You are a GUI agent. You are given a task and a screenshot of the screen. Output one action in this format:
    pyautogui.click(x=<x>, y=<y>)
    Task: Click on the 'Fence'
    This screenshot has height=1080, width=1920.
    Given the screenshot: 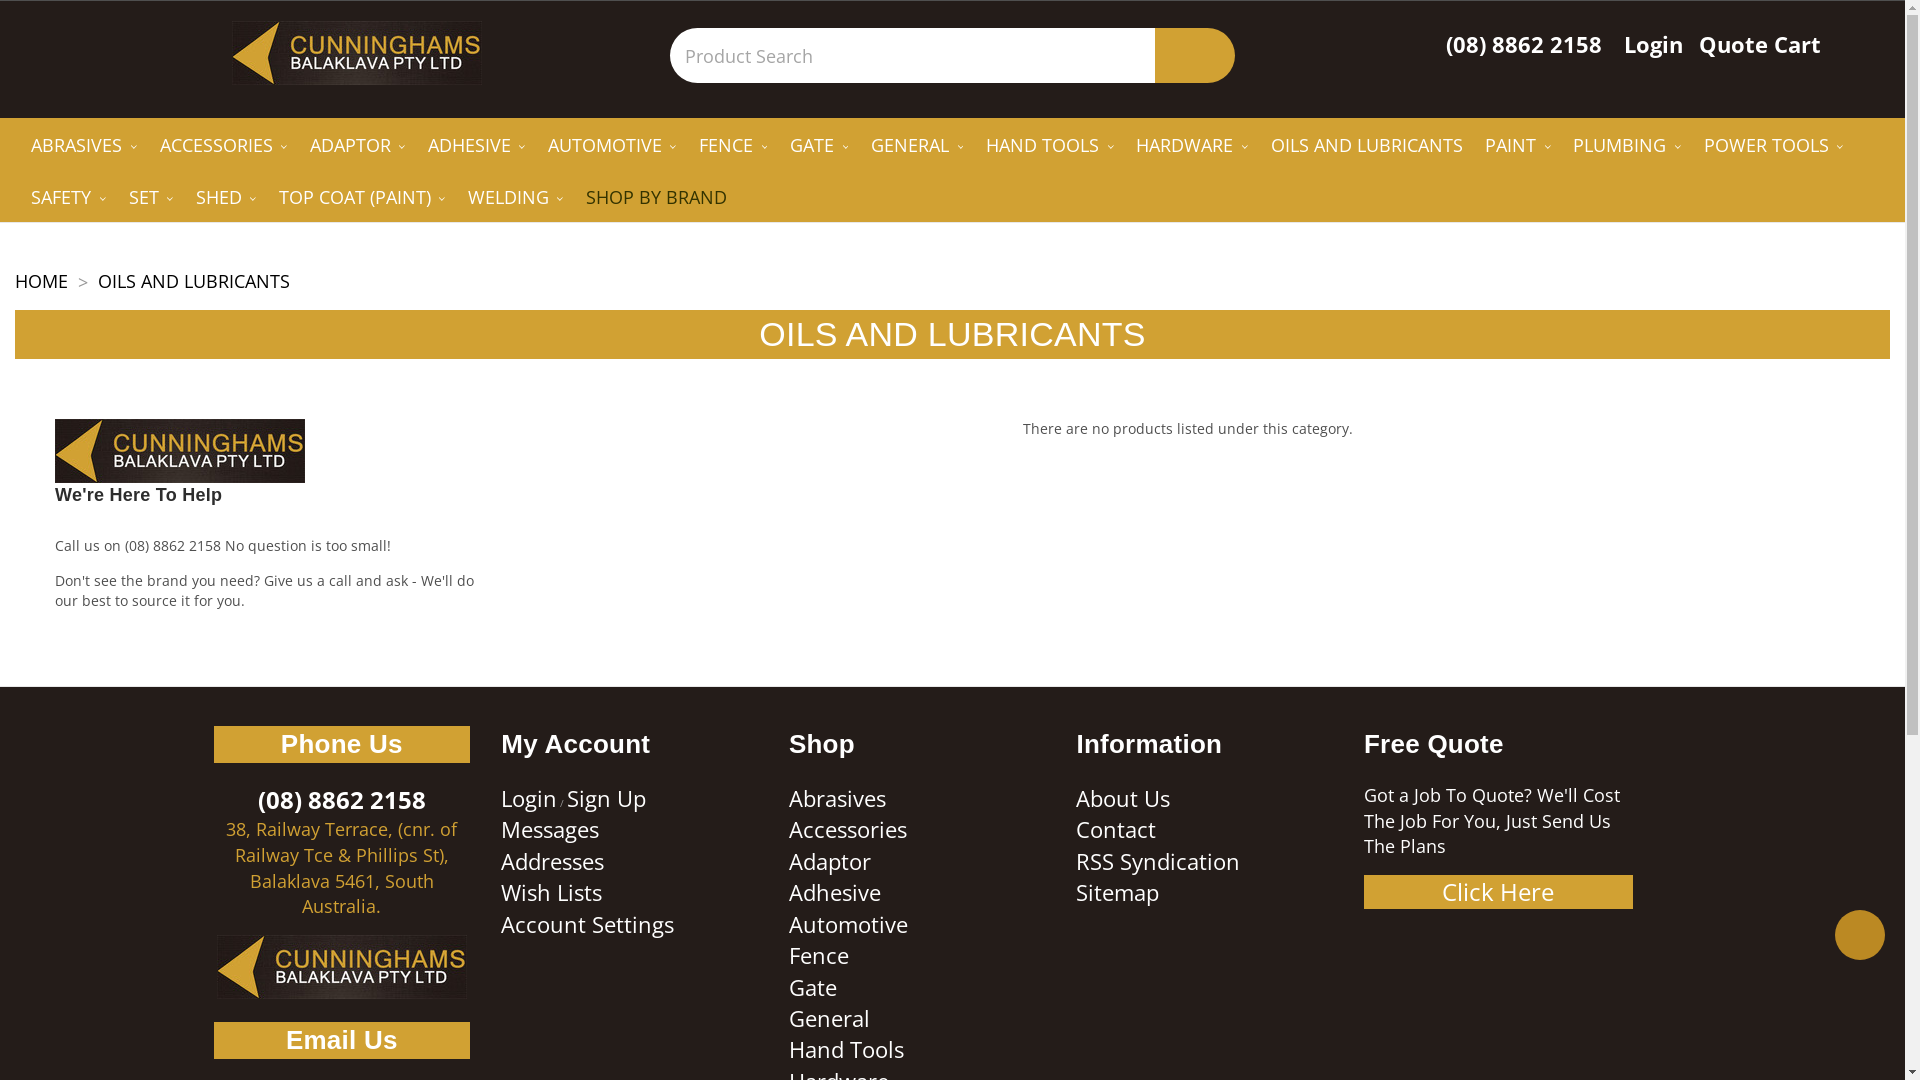 What is the action you would take?
    pyautogui.click(x=819, y=954)
    